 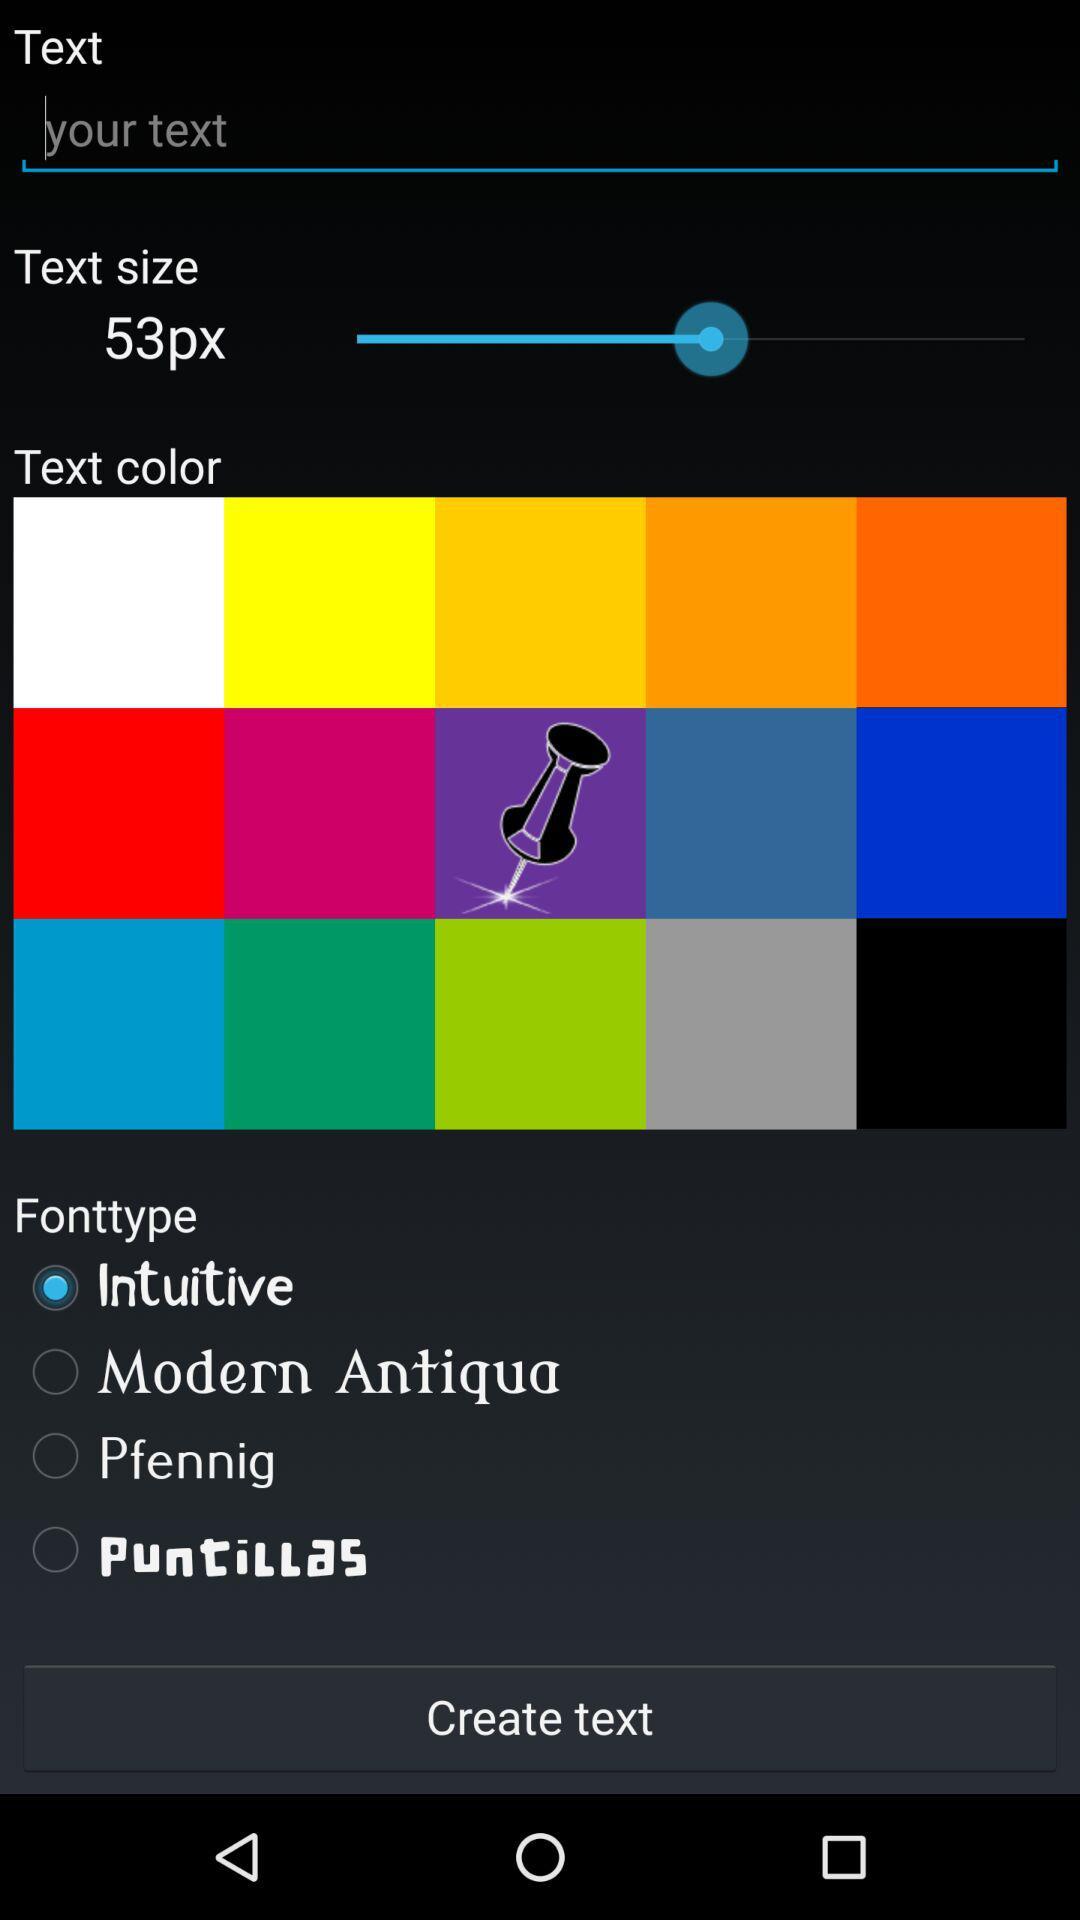 I want to click on change text color to orange, so click(x=751, y=601).